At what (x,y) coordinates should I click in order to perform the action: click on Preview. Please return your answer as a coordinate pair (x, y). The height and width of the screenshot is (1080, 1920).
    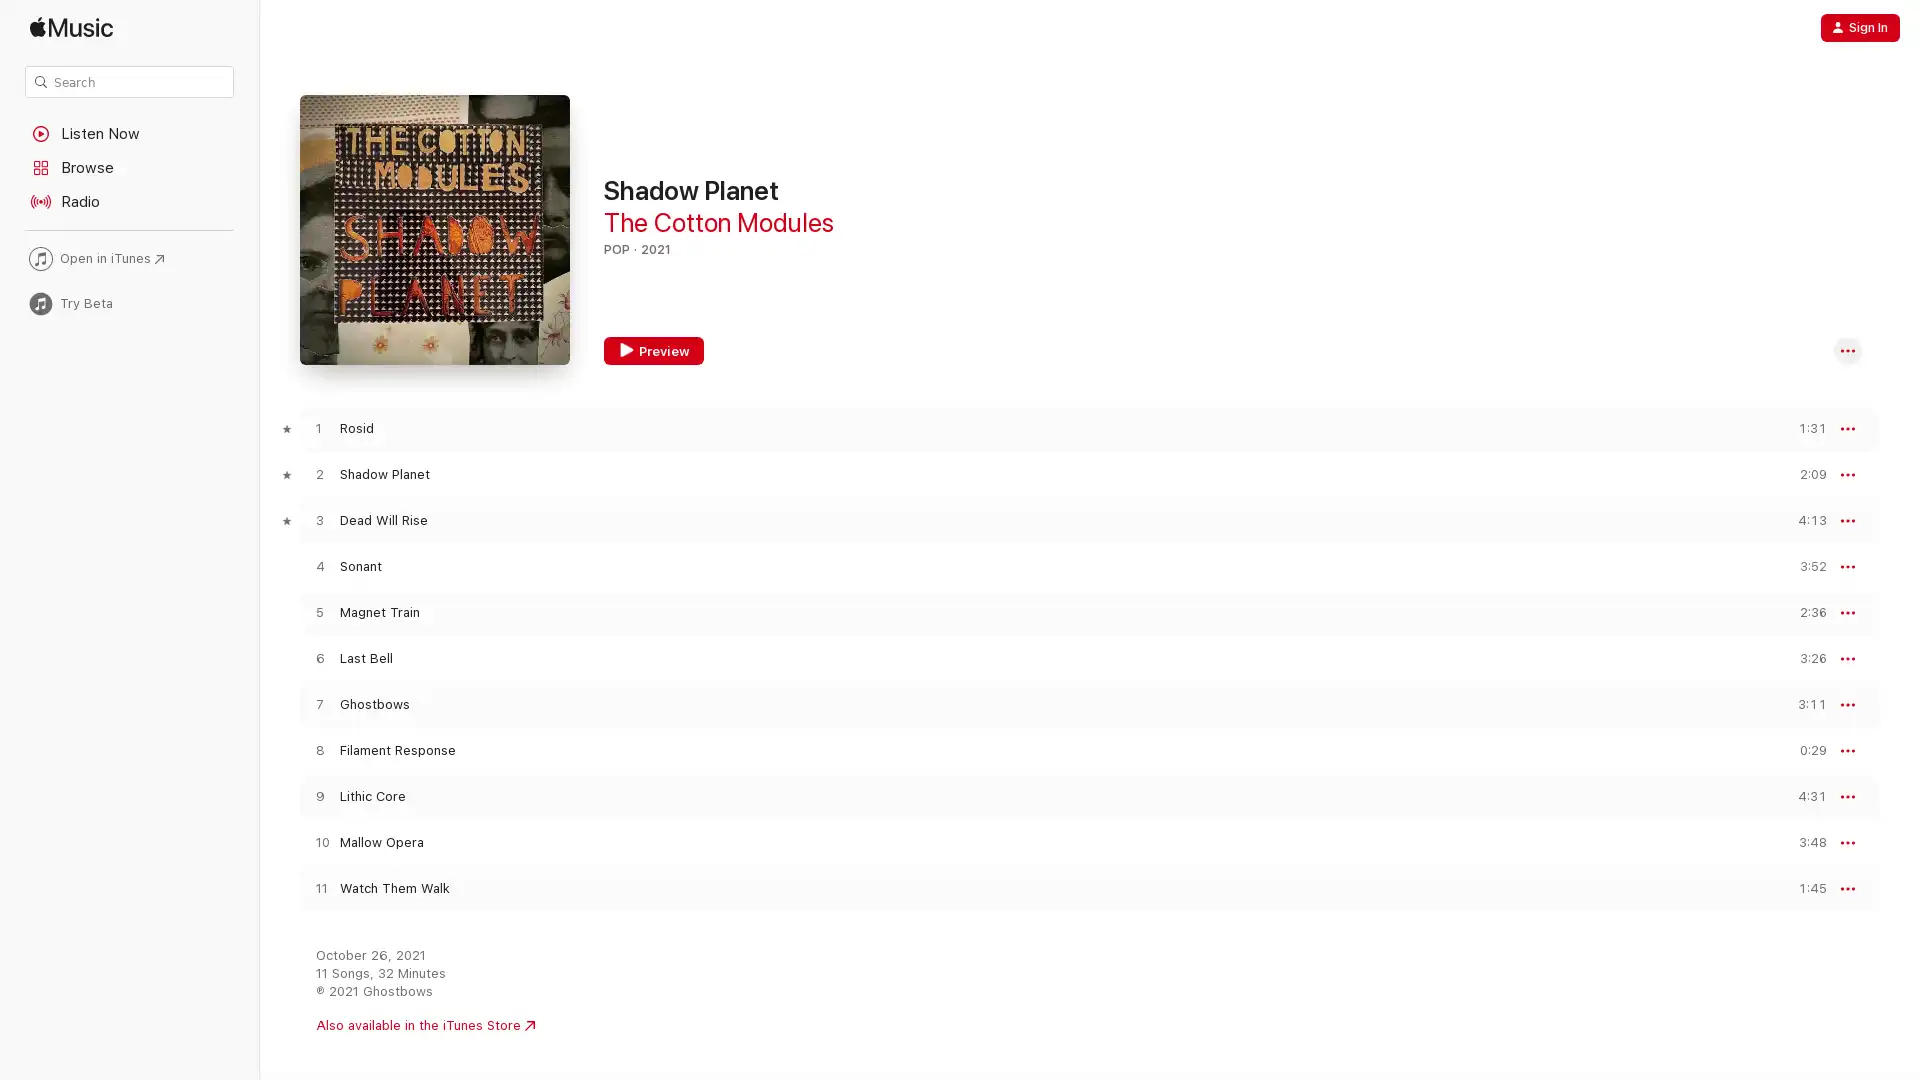
    Looking at the image, I should click on (1804, 842).